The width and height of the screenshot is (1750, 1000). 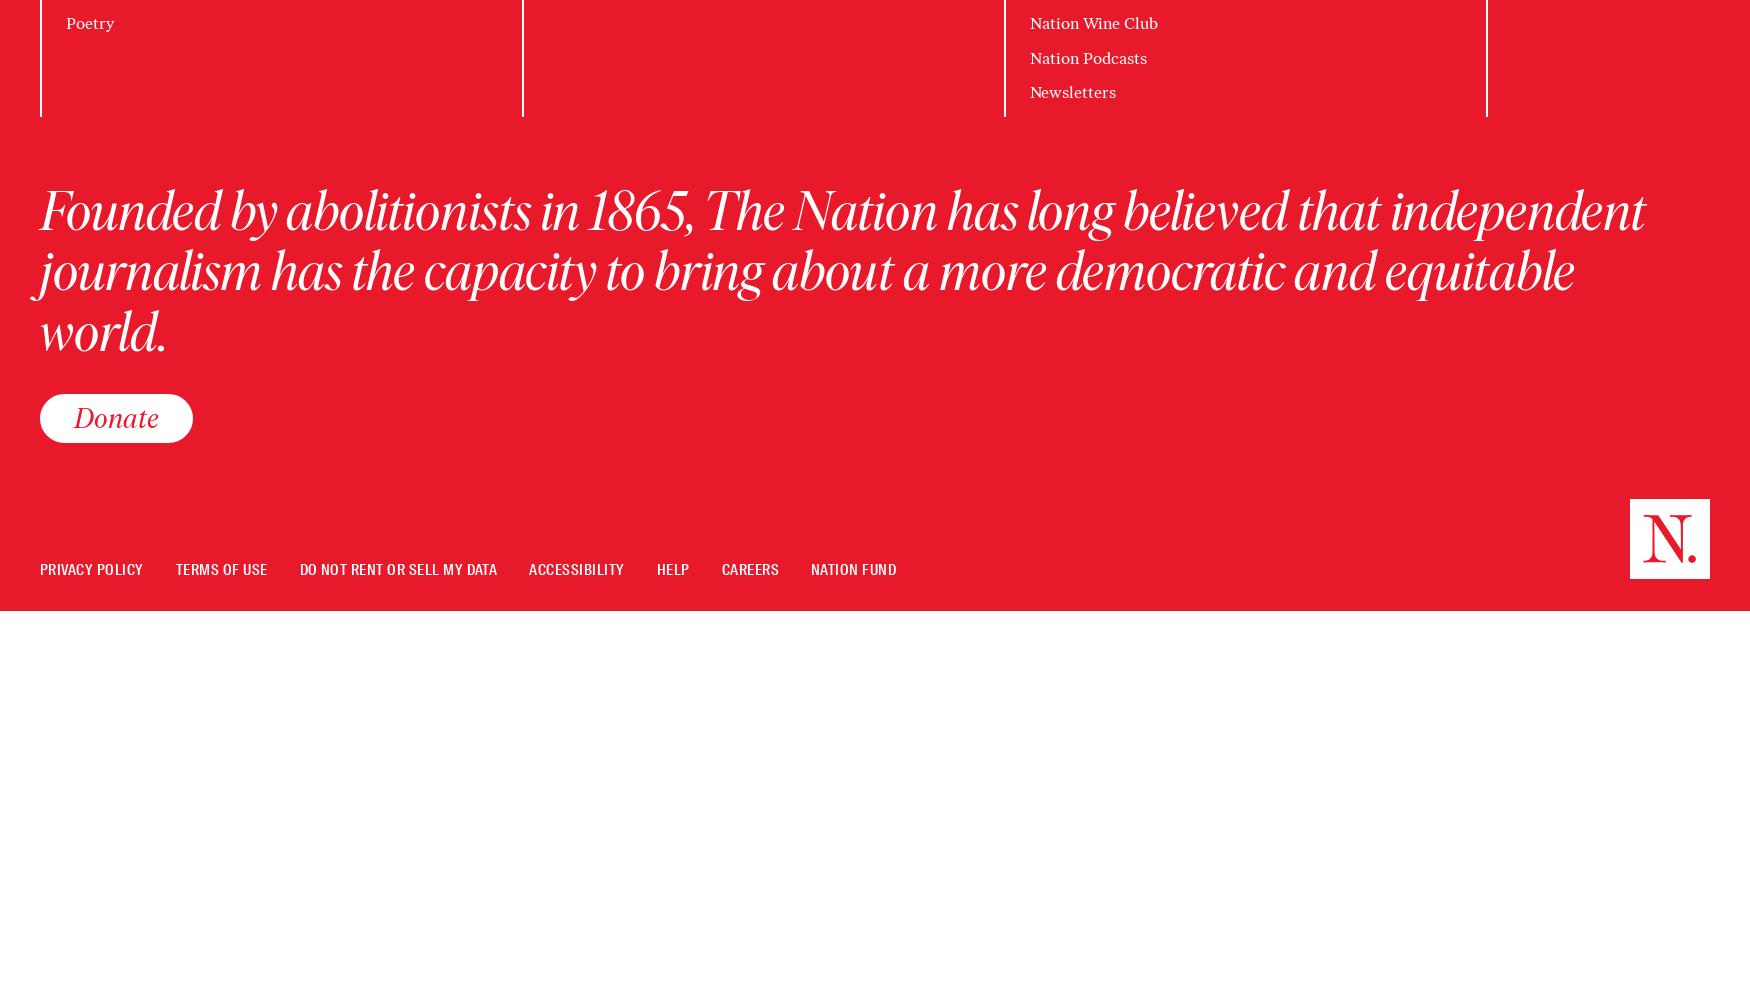 What do you see at coordinates (809, 569) in the screenshot?
I see `'Nation Fund'` at bounding box center [809, 569].